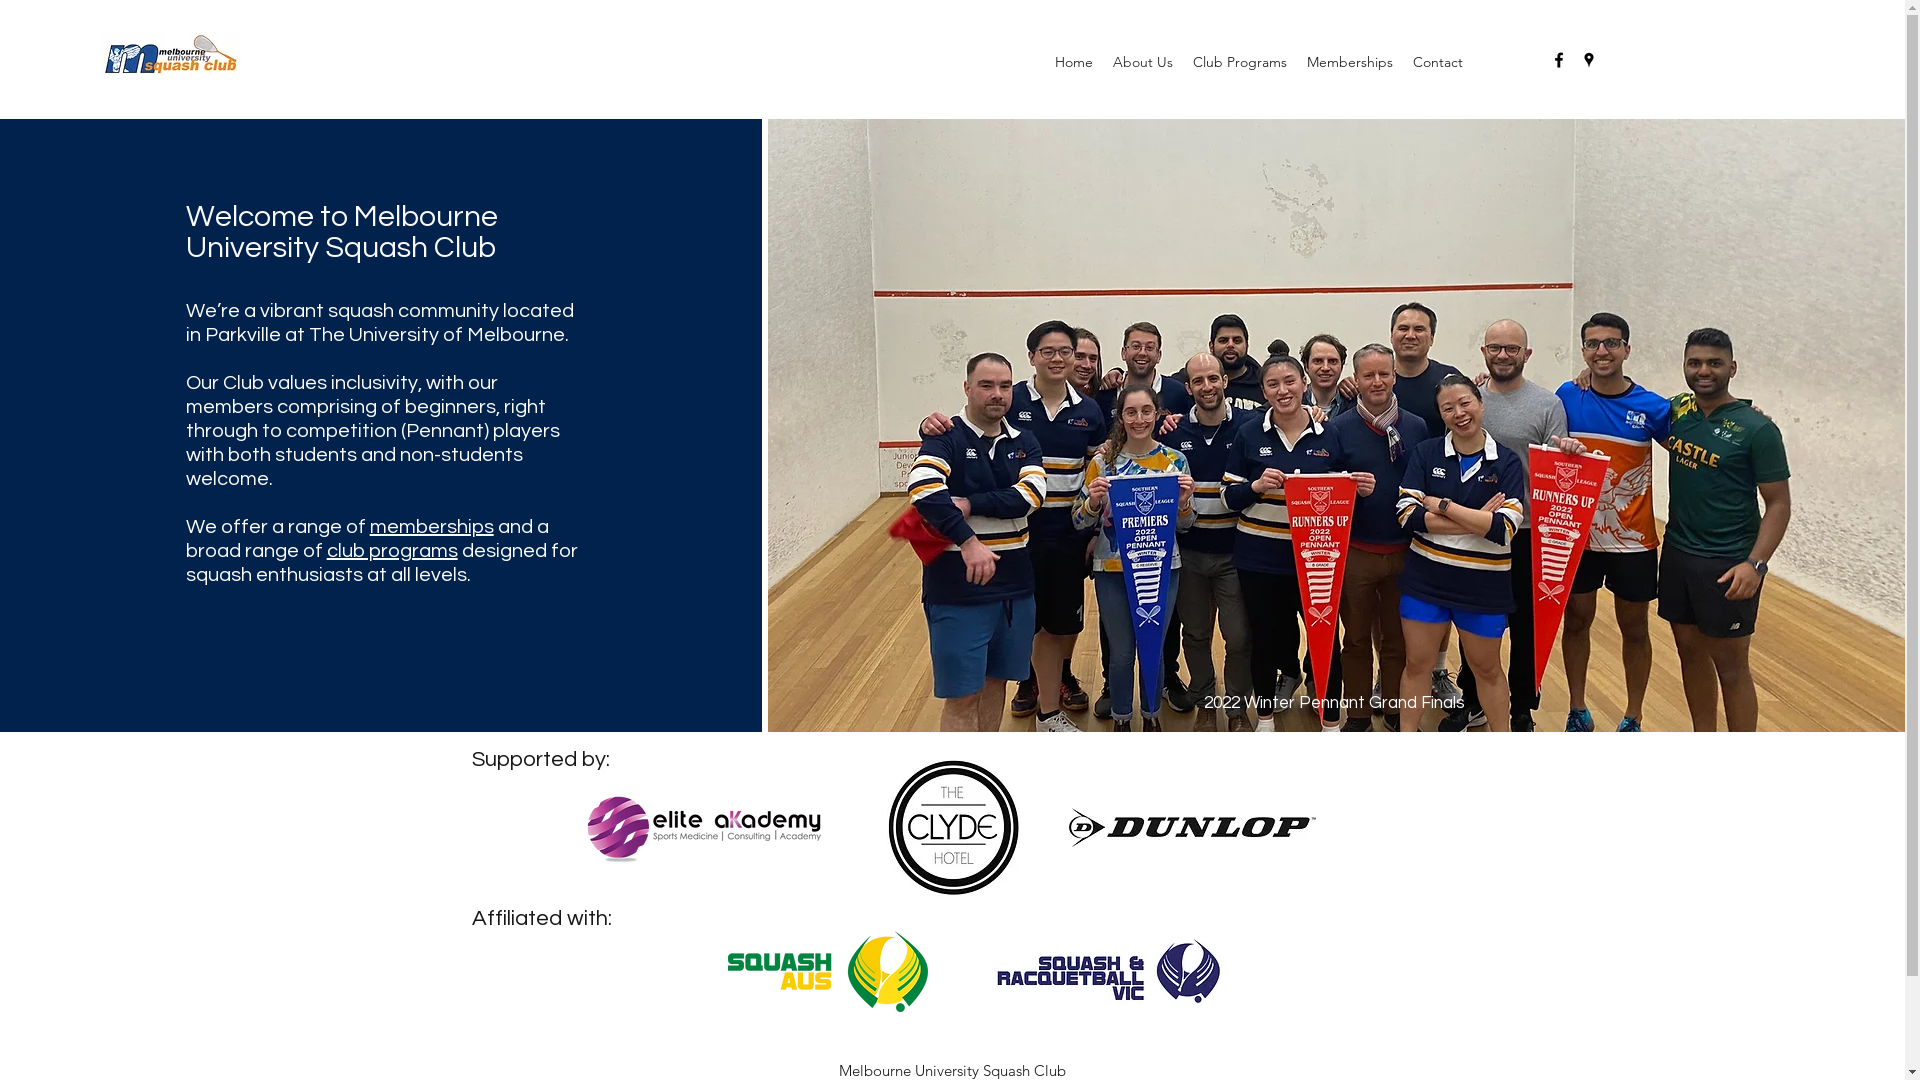  Describe the element at coordinates (392, 551) in the screenshot. I see `'club programs'` at that location.